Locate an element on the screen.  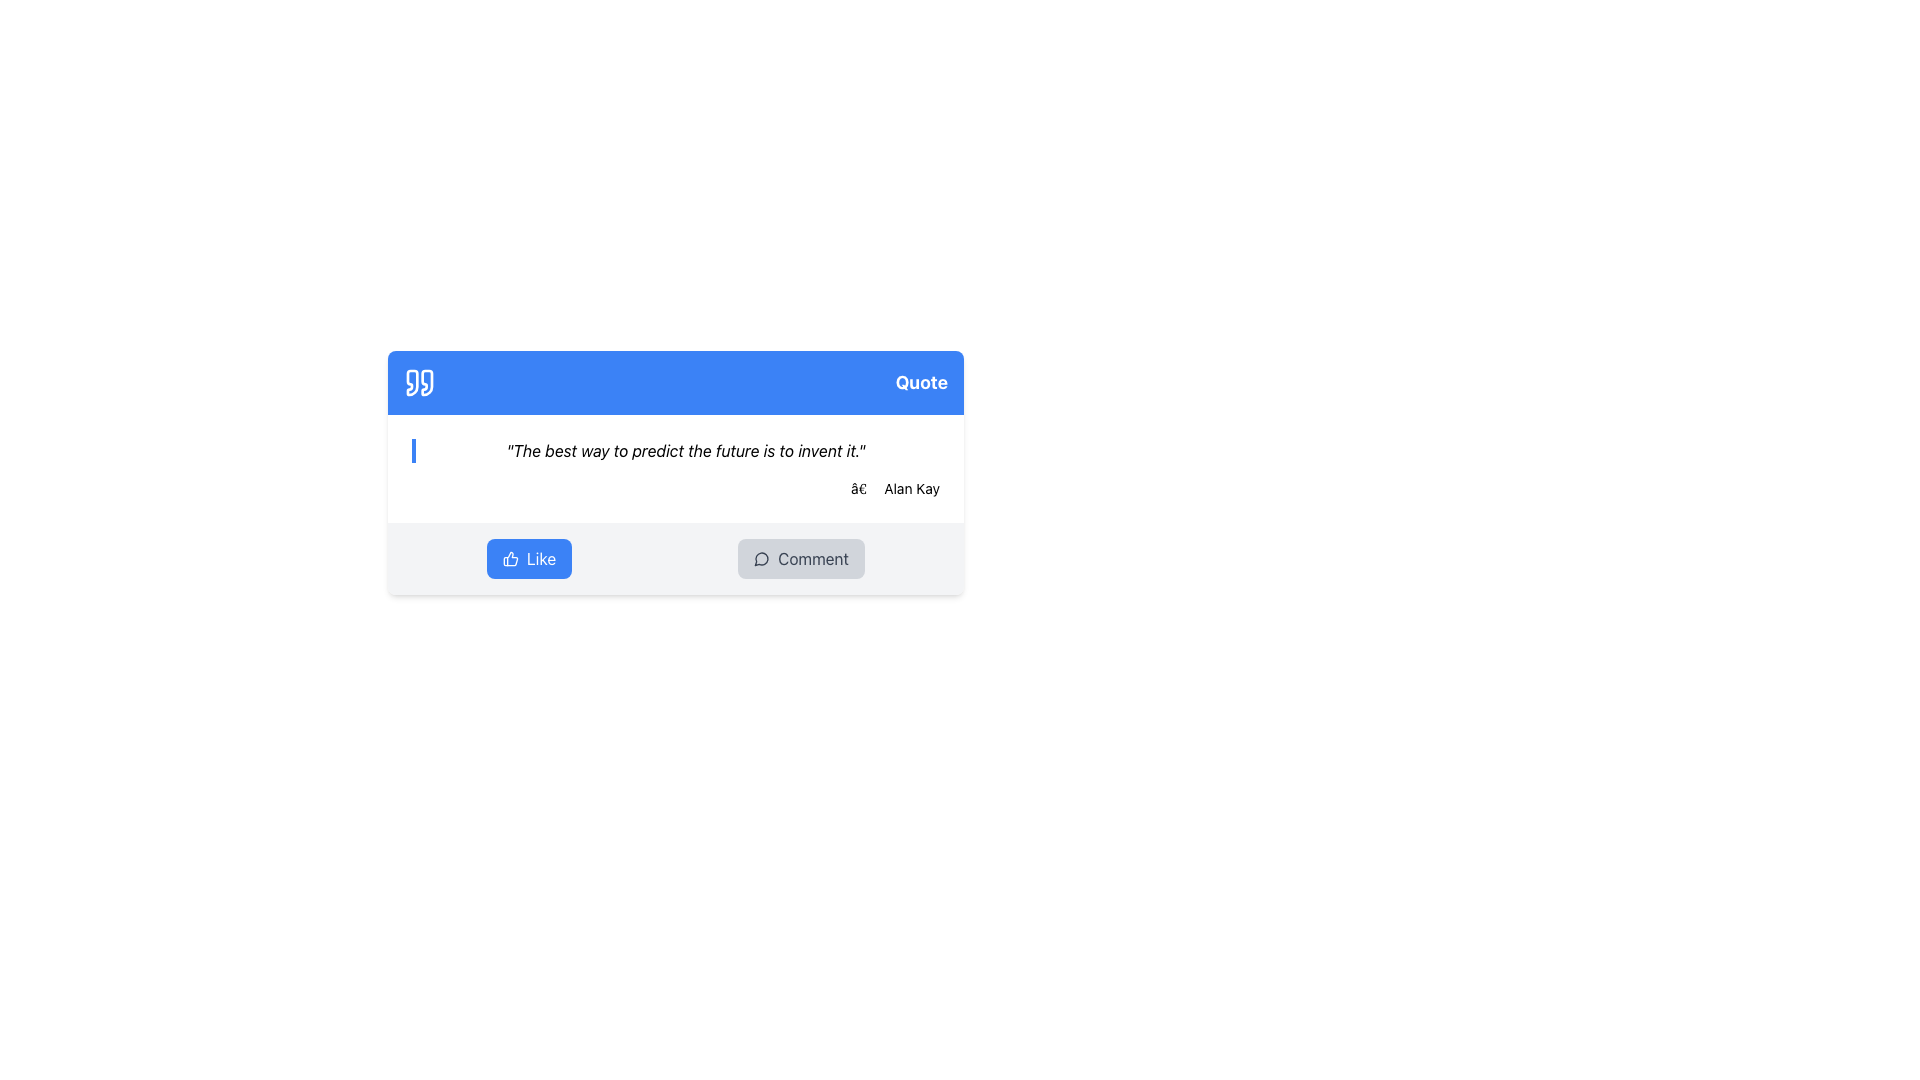
the blue right quotation mark icon located at the top-left of the card header, which is the second quotation mark in its grouping is located at coordinates (426, 382).